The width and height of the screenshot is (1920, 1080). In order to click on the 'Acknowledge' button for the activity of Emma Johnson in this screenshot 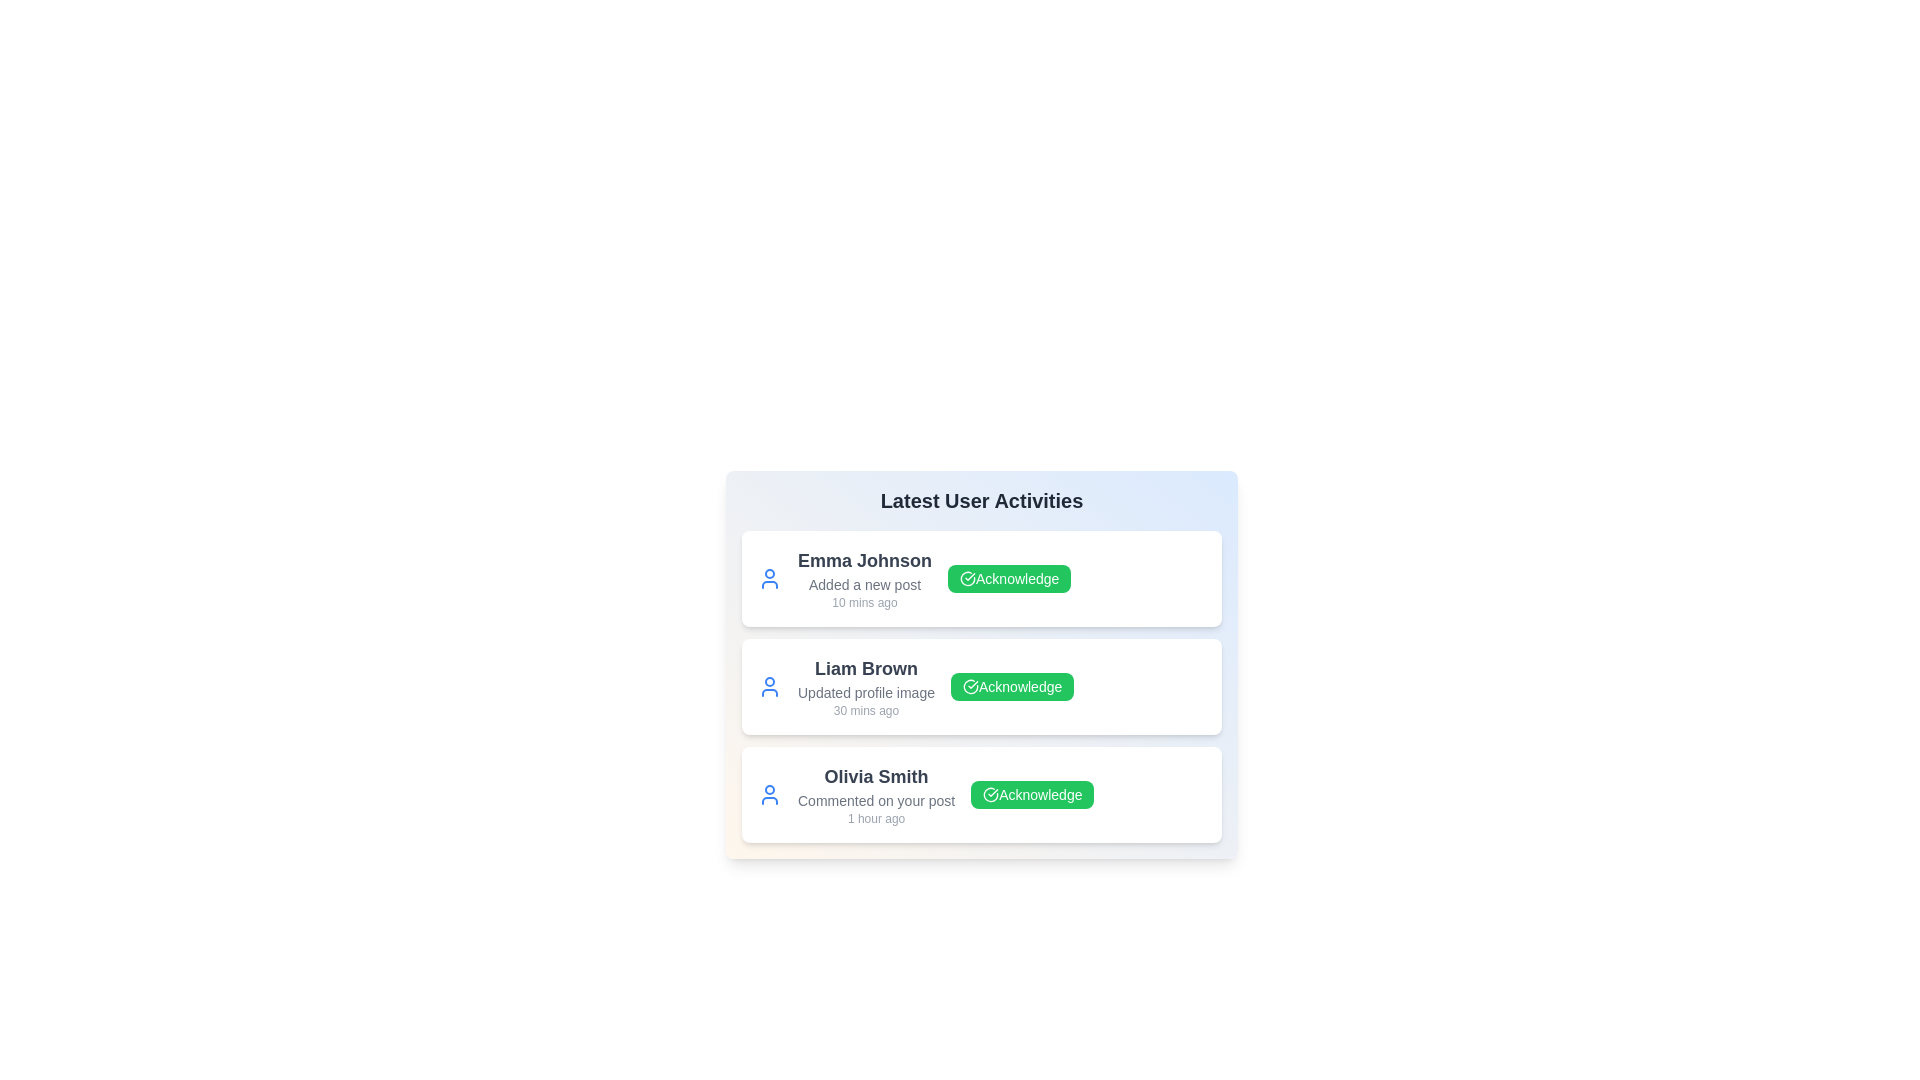, I will do `click(1009, 578)`.